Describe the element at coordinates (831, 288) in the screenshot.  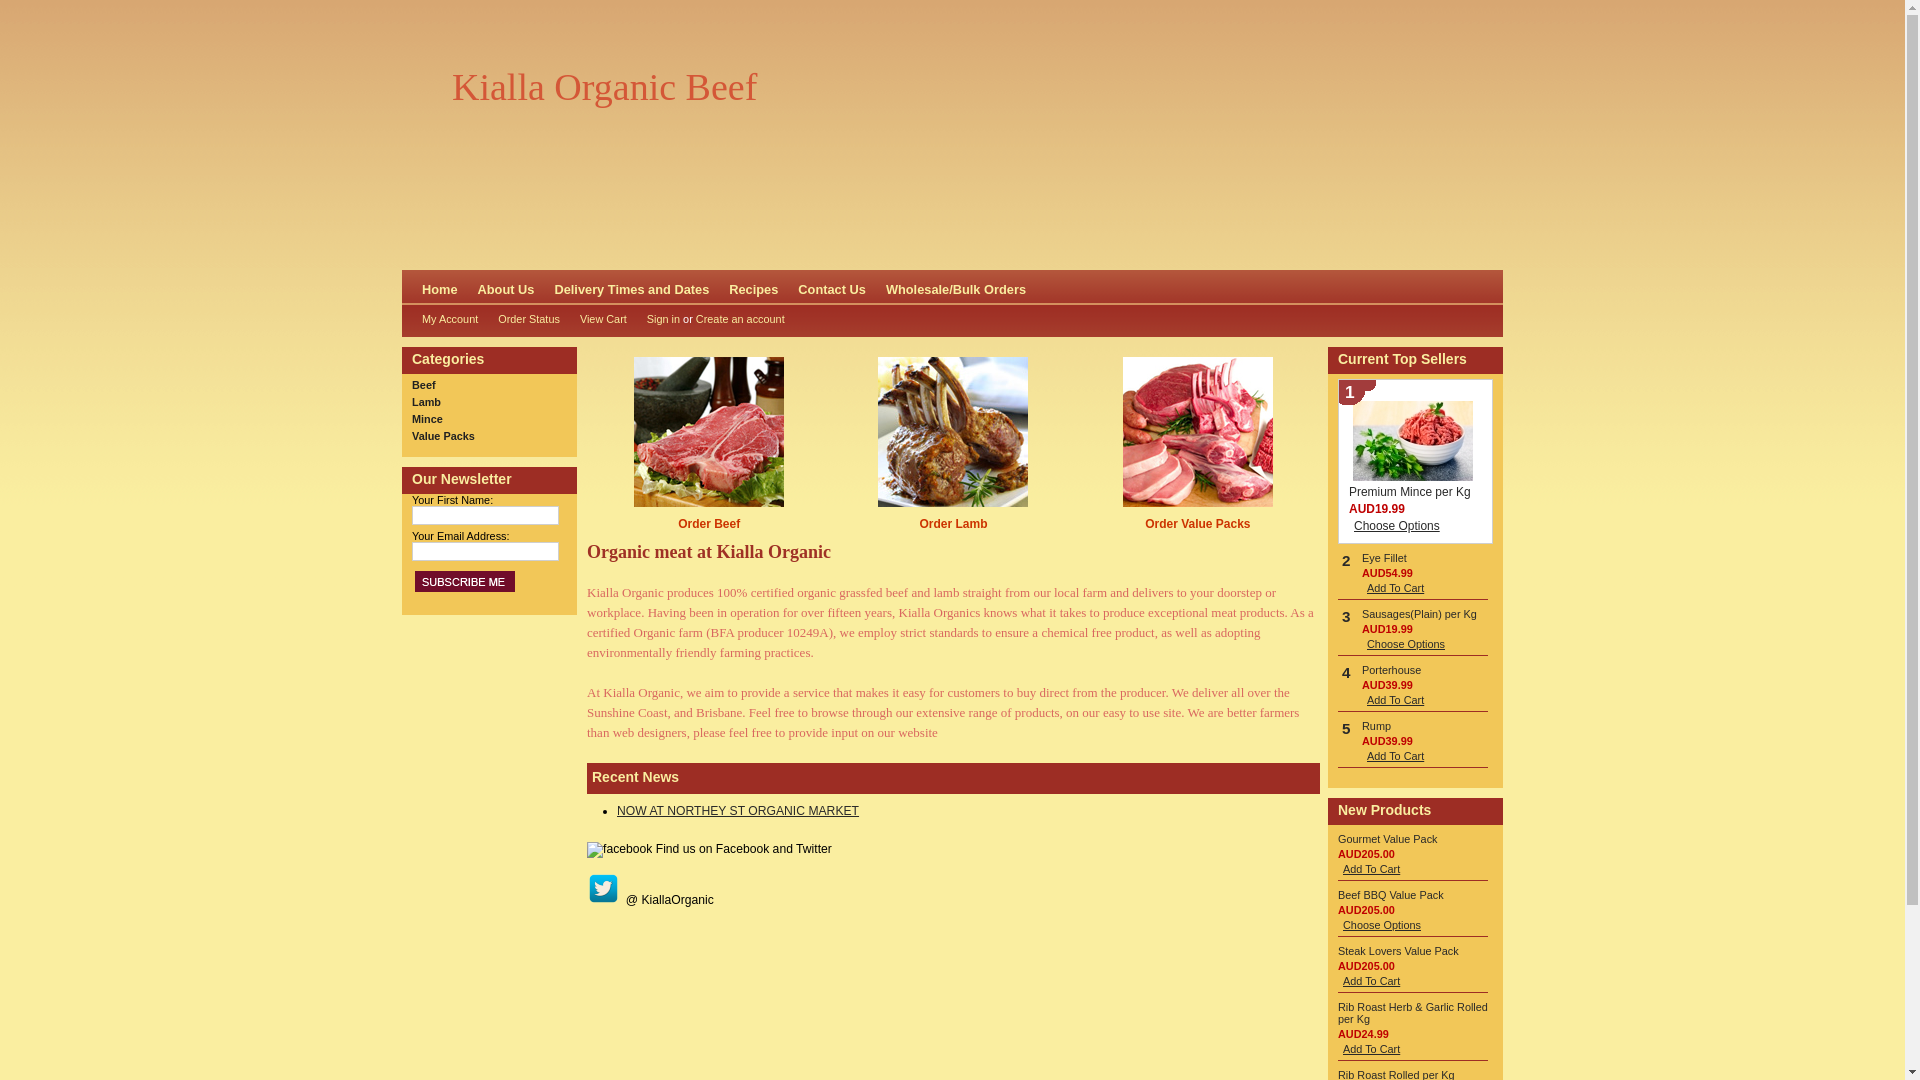
I see `'Contact Us'` at that location.